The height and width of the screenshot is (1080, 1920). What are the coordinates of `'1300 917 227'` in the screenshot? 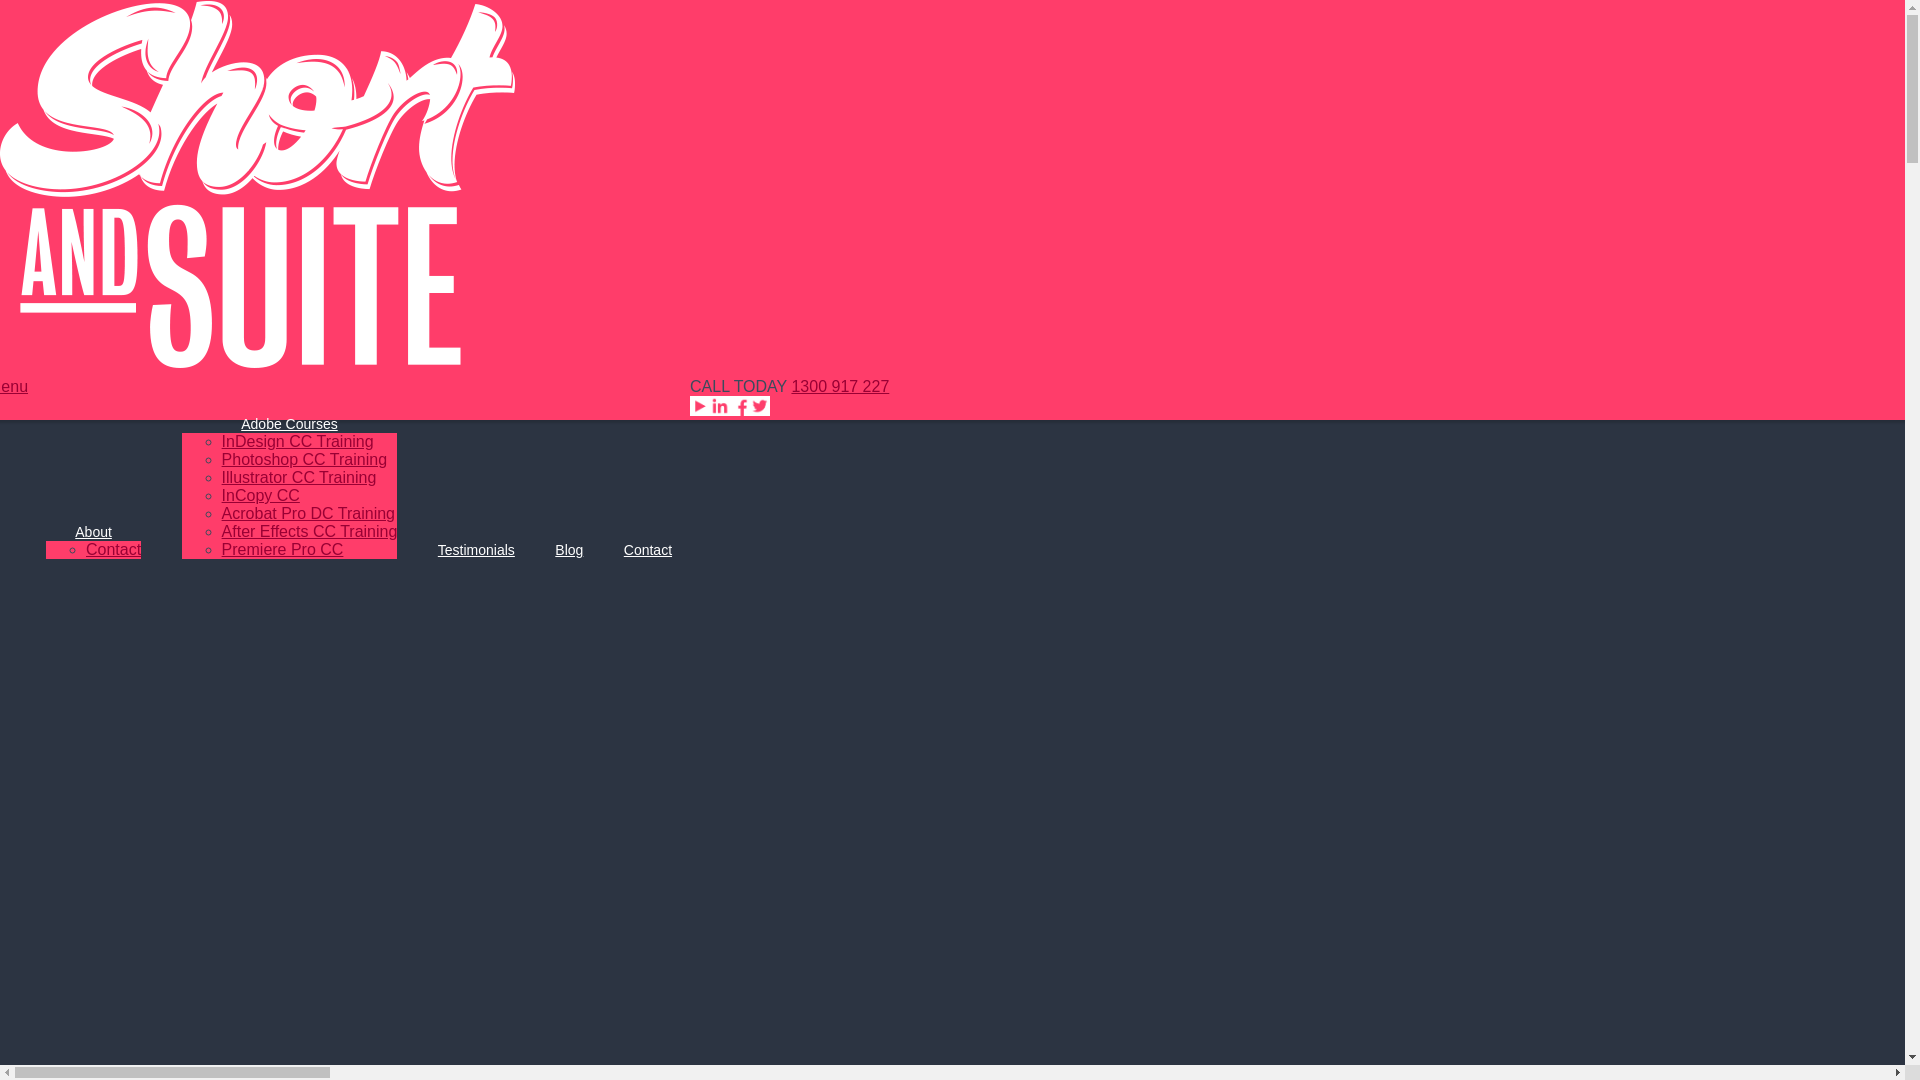 It's located at (790, 386).